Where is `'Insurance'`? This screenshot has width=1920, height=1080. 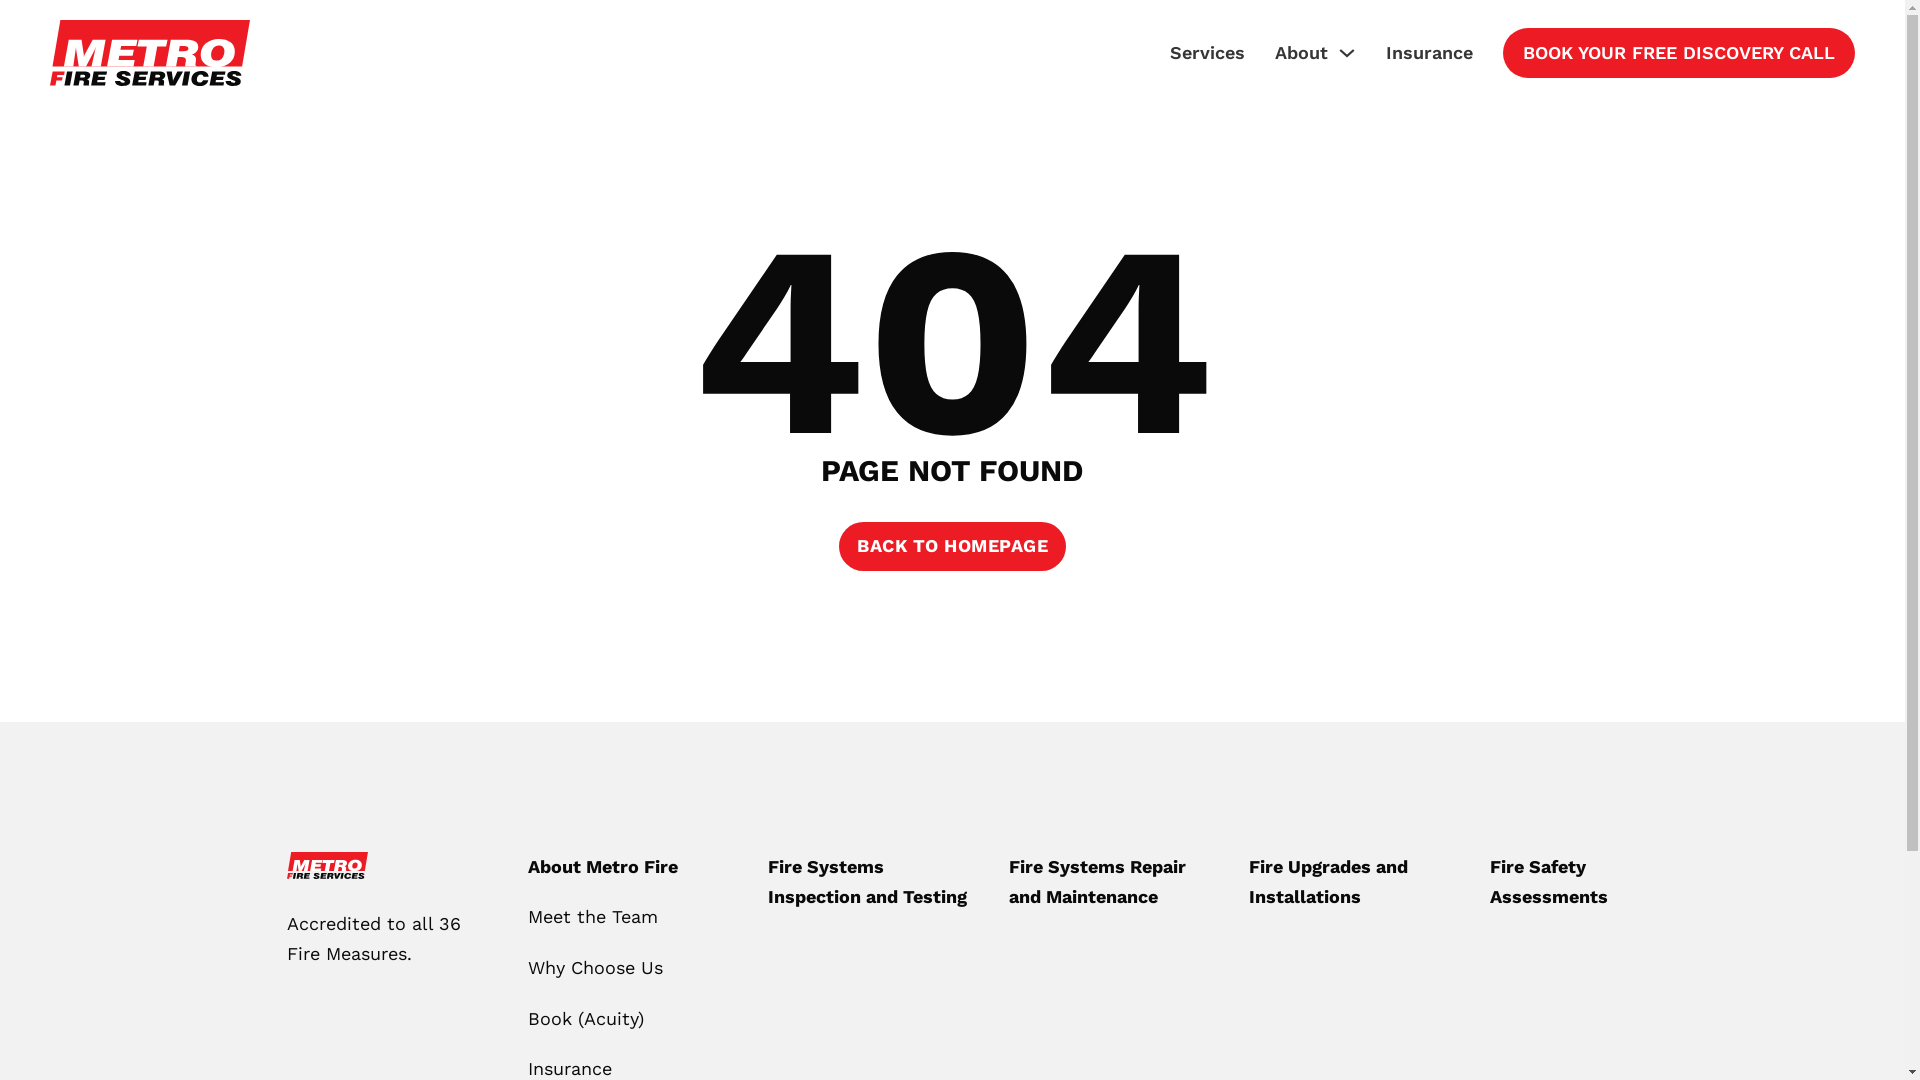 'Insurance' is located at coordinates (1428, 52).